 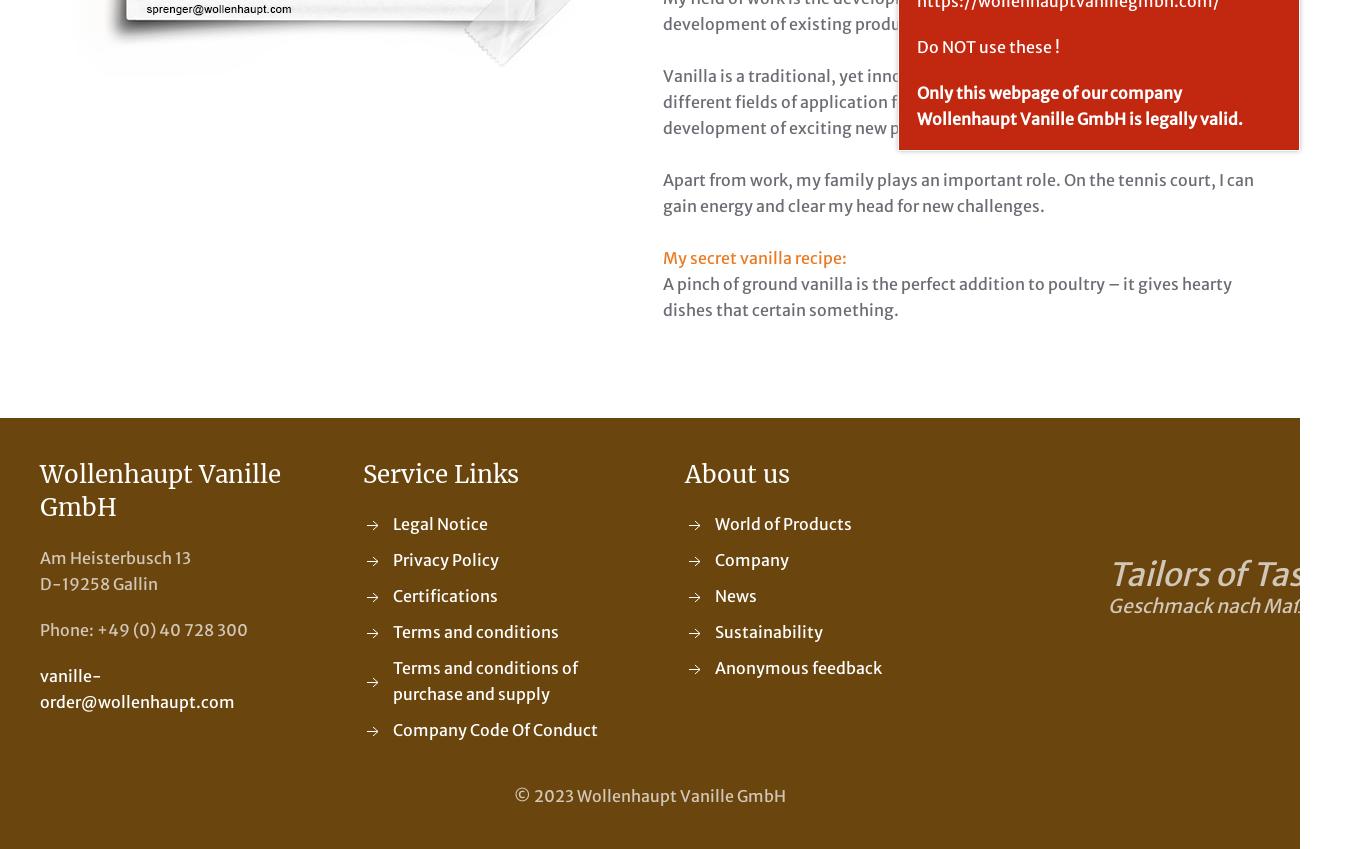 What do you see at coordinates (782, 524) in the screenshot?
I see `'World of Products'` at bounding box center [782, 524].